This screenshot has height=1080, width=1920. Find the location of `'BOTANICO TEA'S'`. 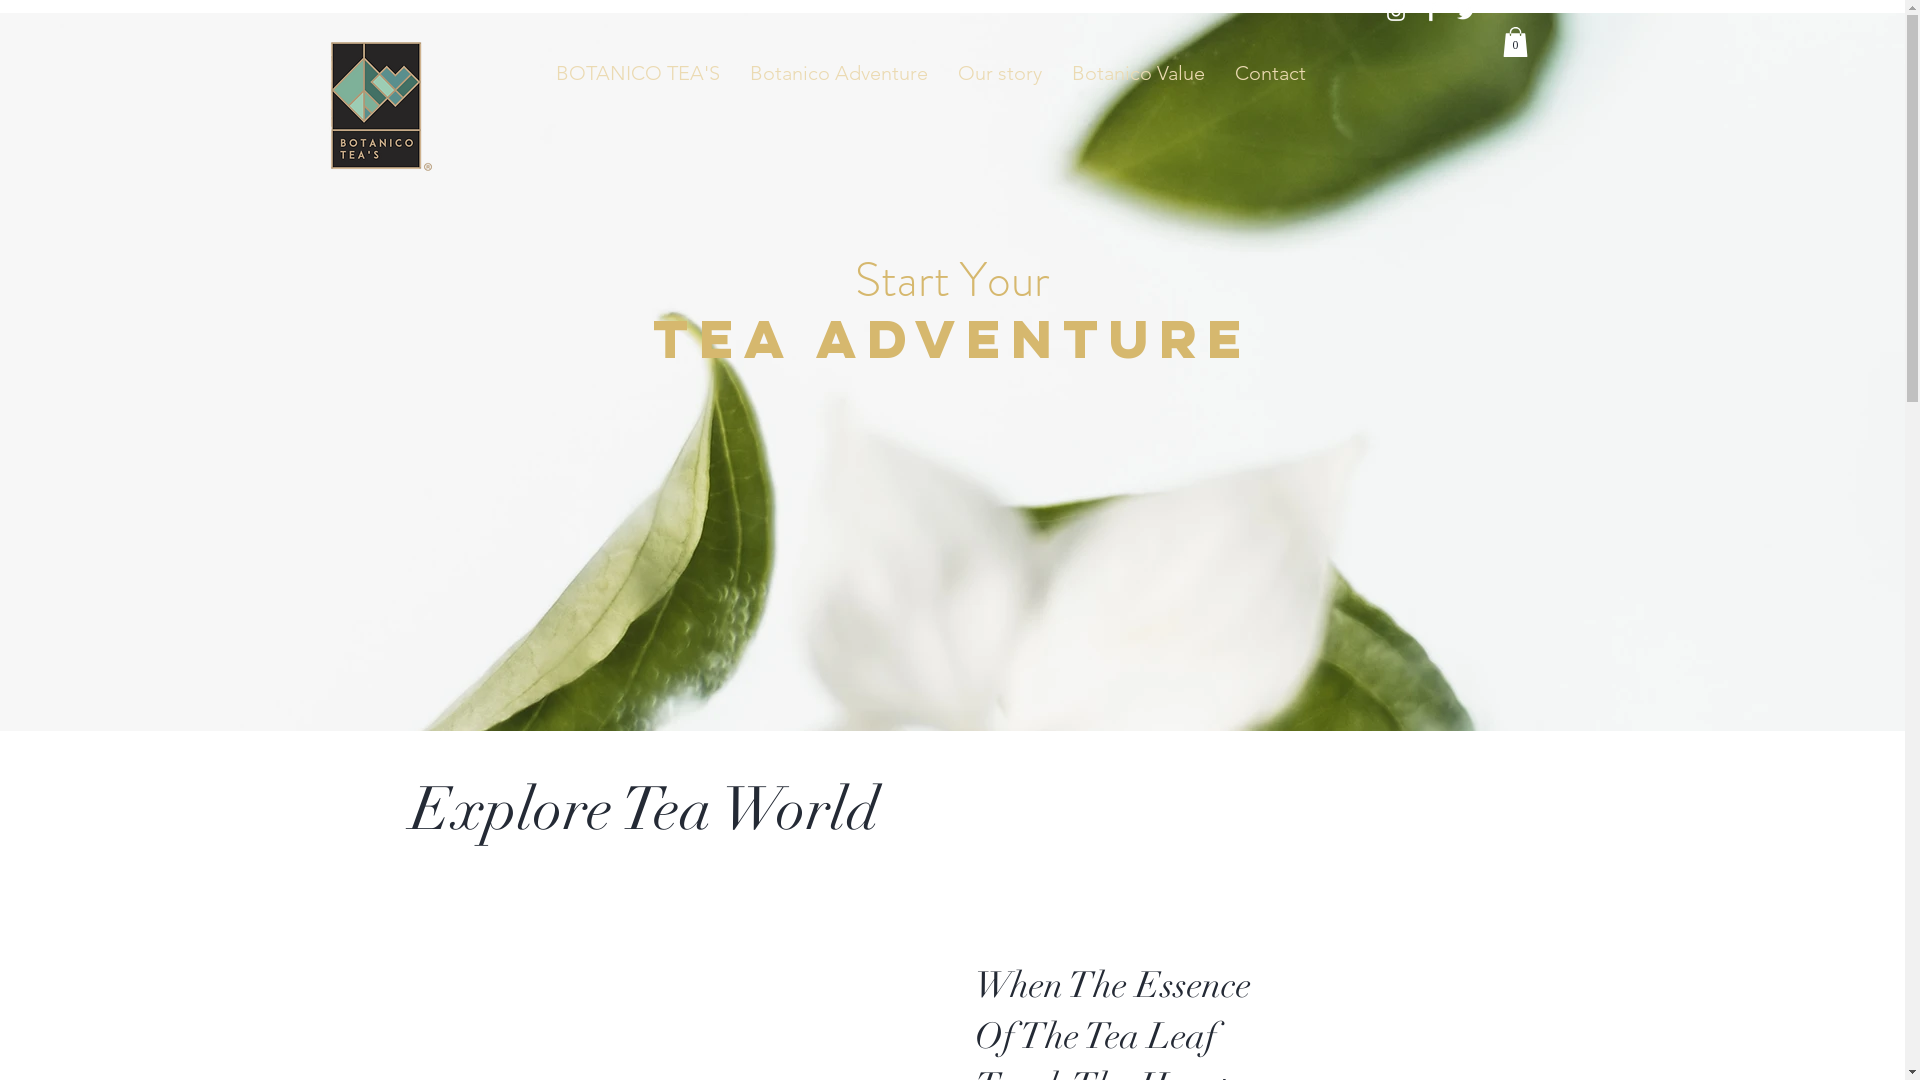

'BOTANICO TEA'S' is located at coordinates (637, 72).